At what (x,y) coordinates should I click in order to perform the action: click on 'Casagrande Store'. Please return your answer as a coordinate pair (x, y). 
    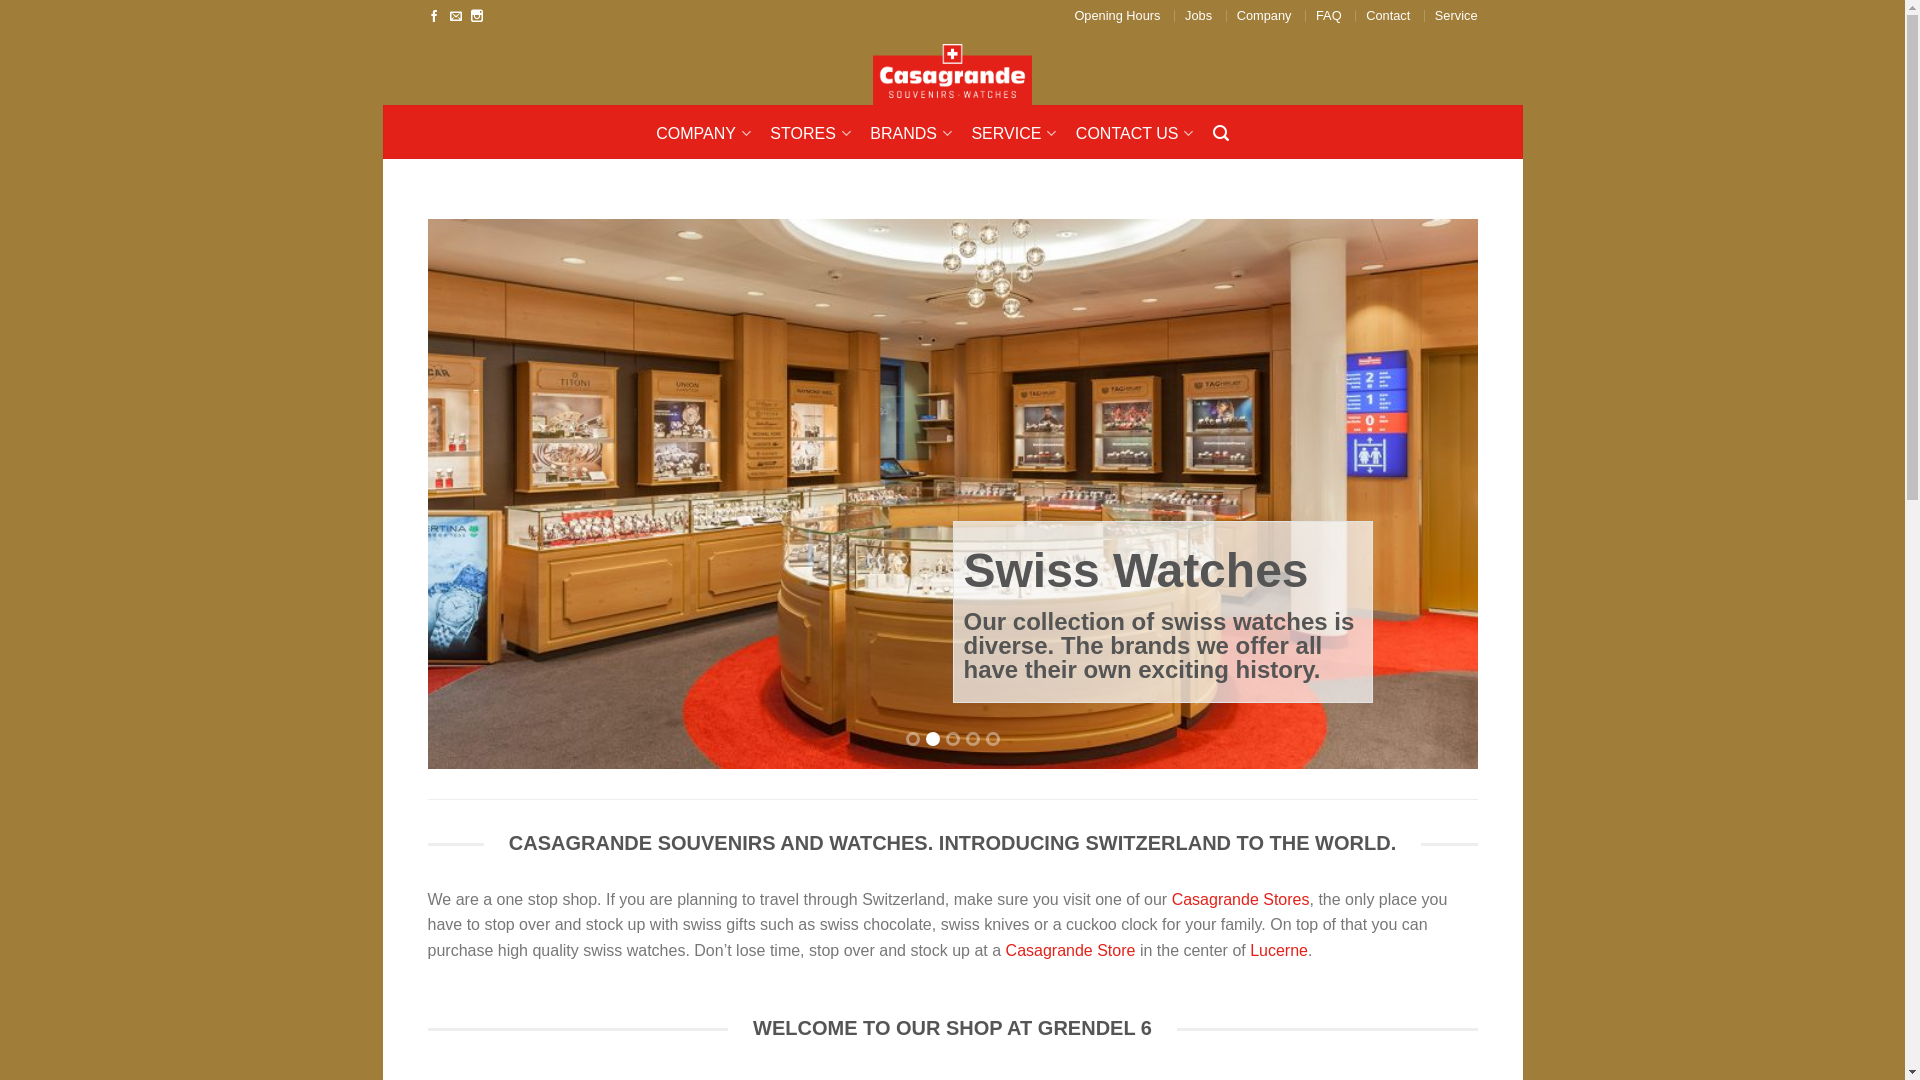
    Looking at the image, I should click on (1006, 949).